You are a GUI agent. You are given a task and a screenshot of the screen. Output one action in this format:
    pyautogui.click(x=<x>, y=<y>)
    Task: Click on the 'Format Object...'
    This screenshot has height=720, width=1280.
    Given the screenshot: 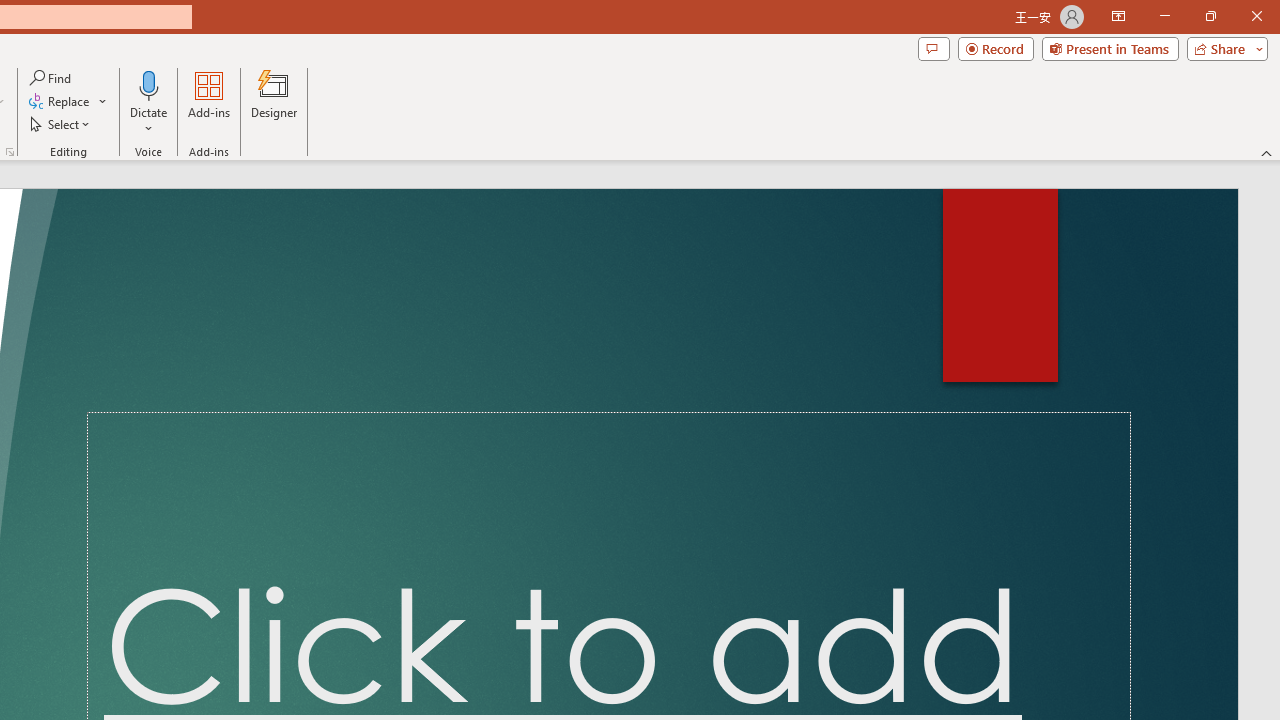 What is the action you would take?
    pyautogui.click(x=10, y=150)
    